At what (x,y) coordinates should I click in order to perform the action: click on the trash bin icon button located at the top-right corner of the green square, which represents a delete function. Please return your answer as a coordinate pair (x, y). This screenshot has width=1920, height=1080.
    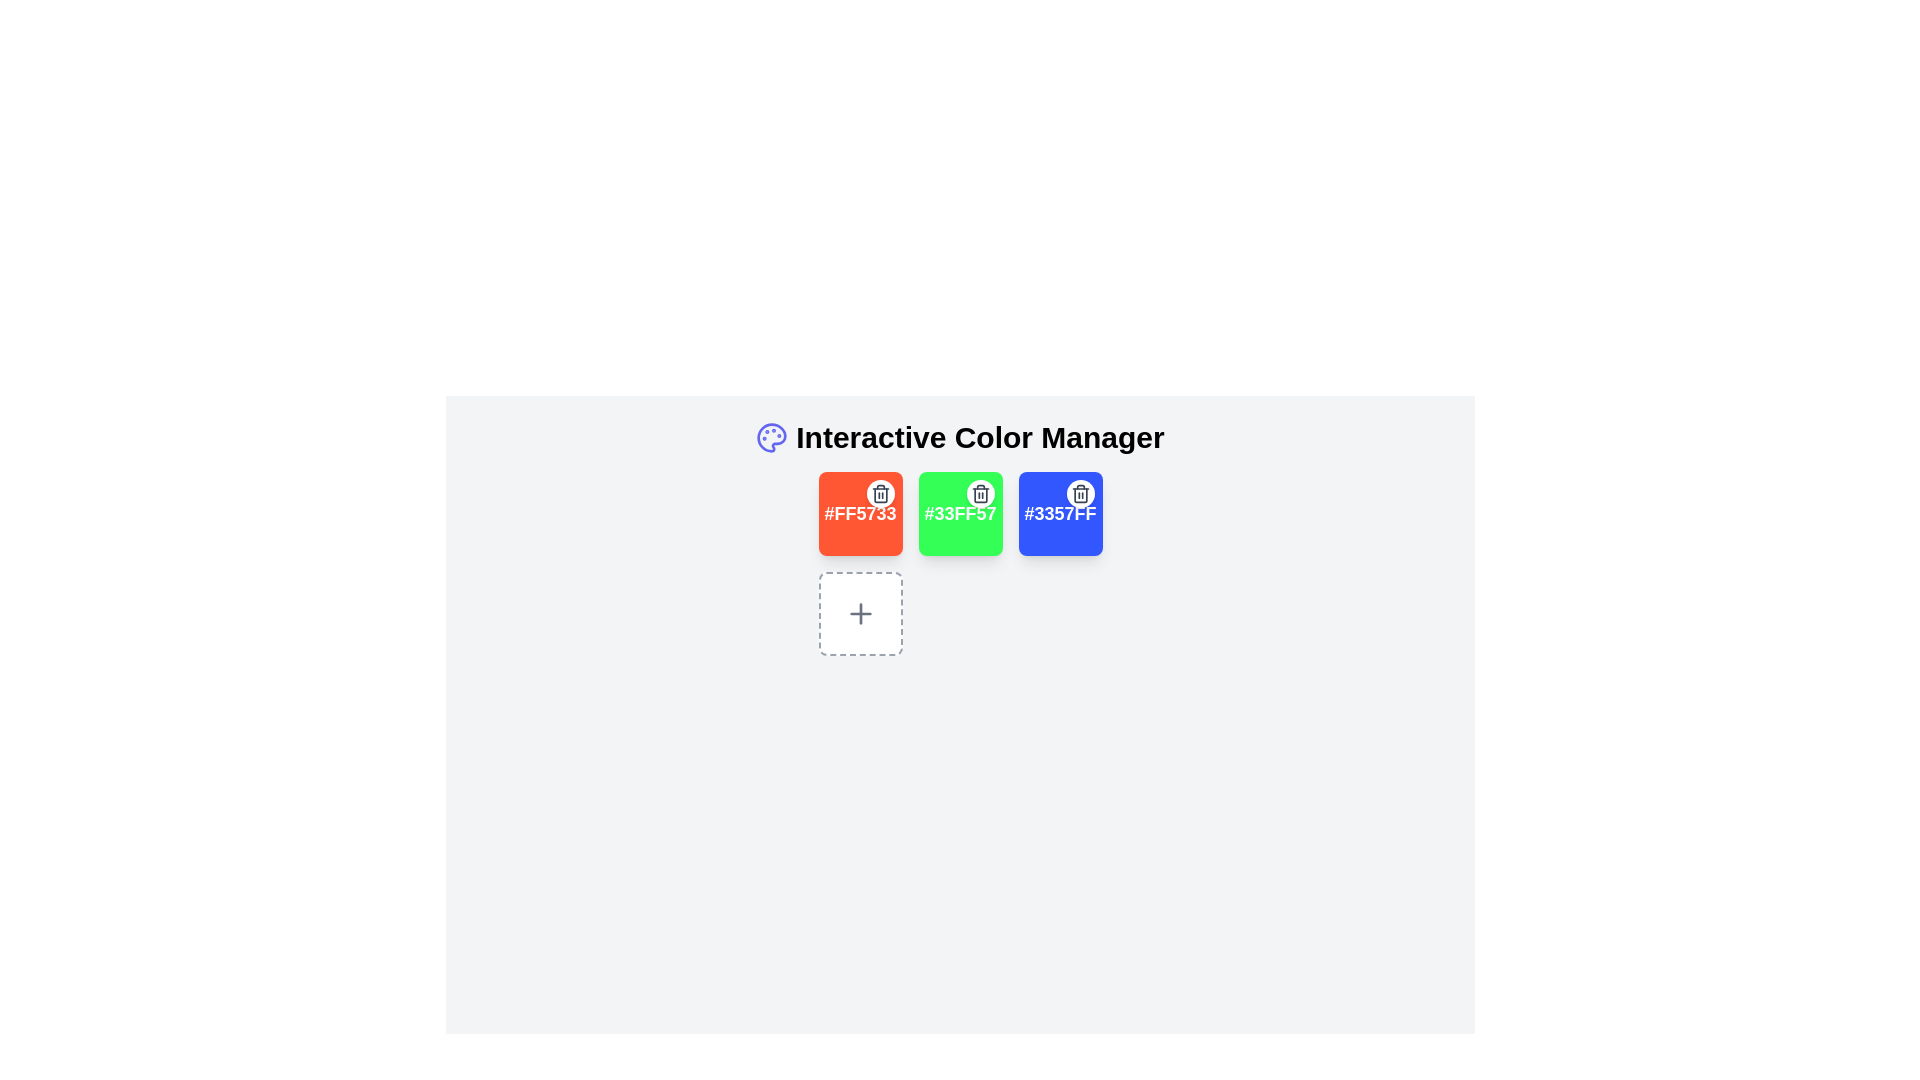
    Looking at the image, I should click on (980, 493).